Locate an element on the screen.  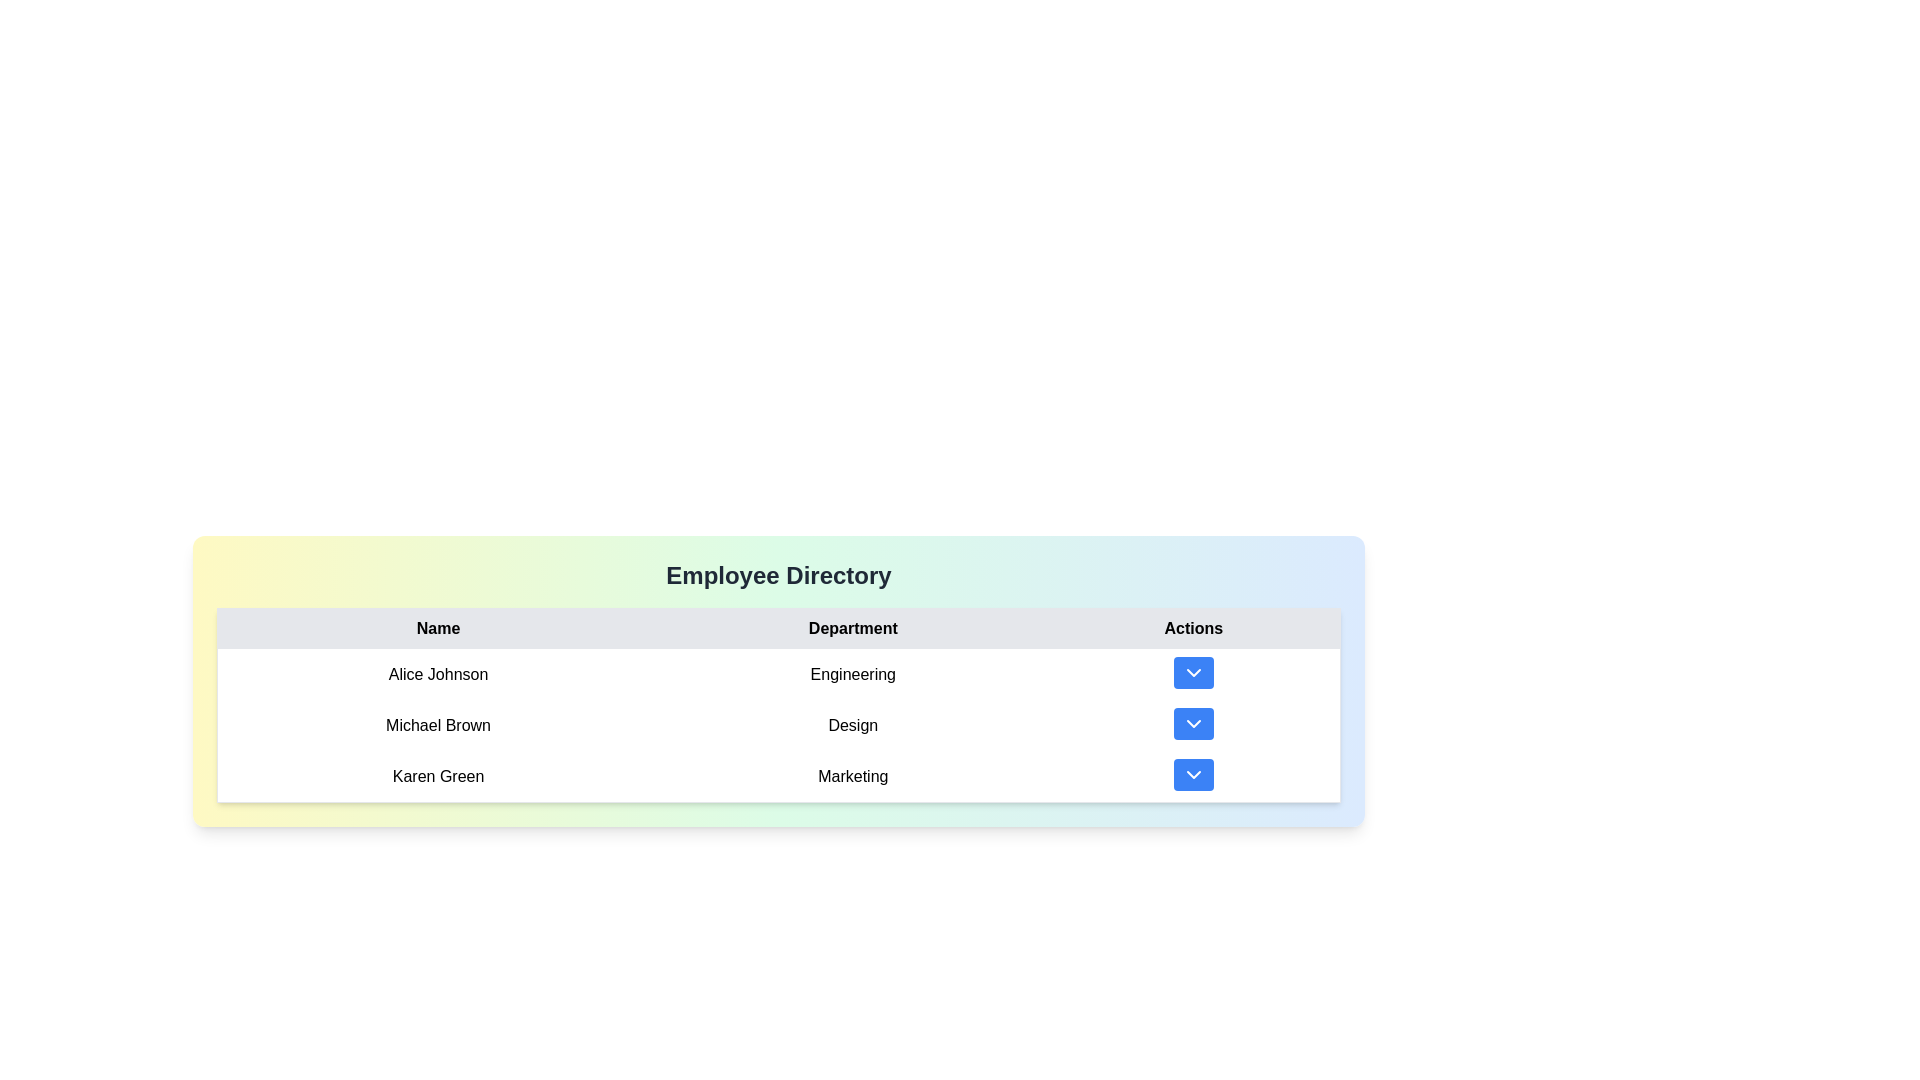
the dropdown button in the 'Actions' column is located at coordinates (1194, 725).